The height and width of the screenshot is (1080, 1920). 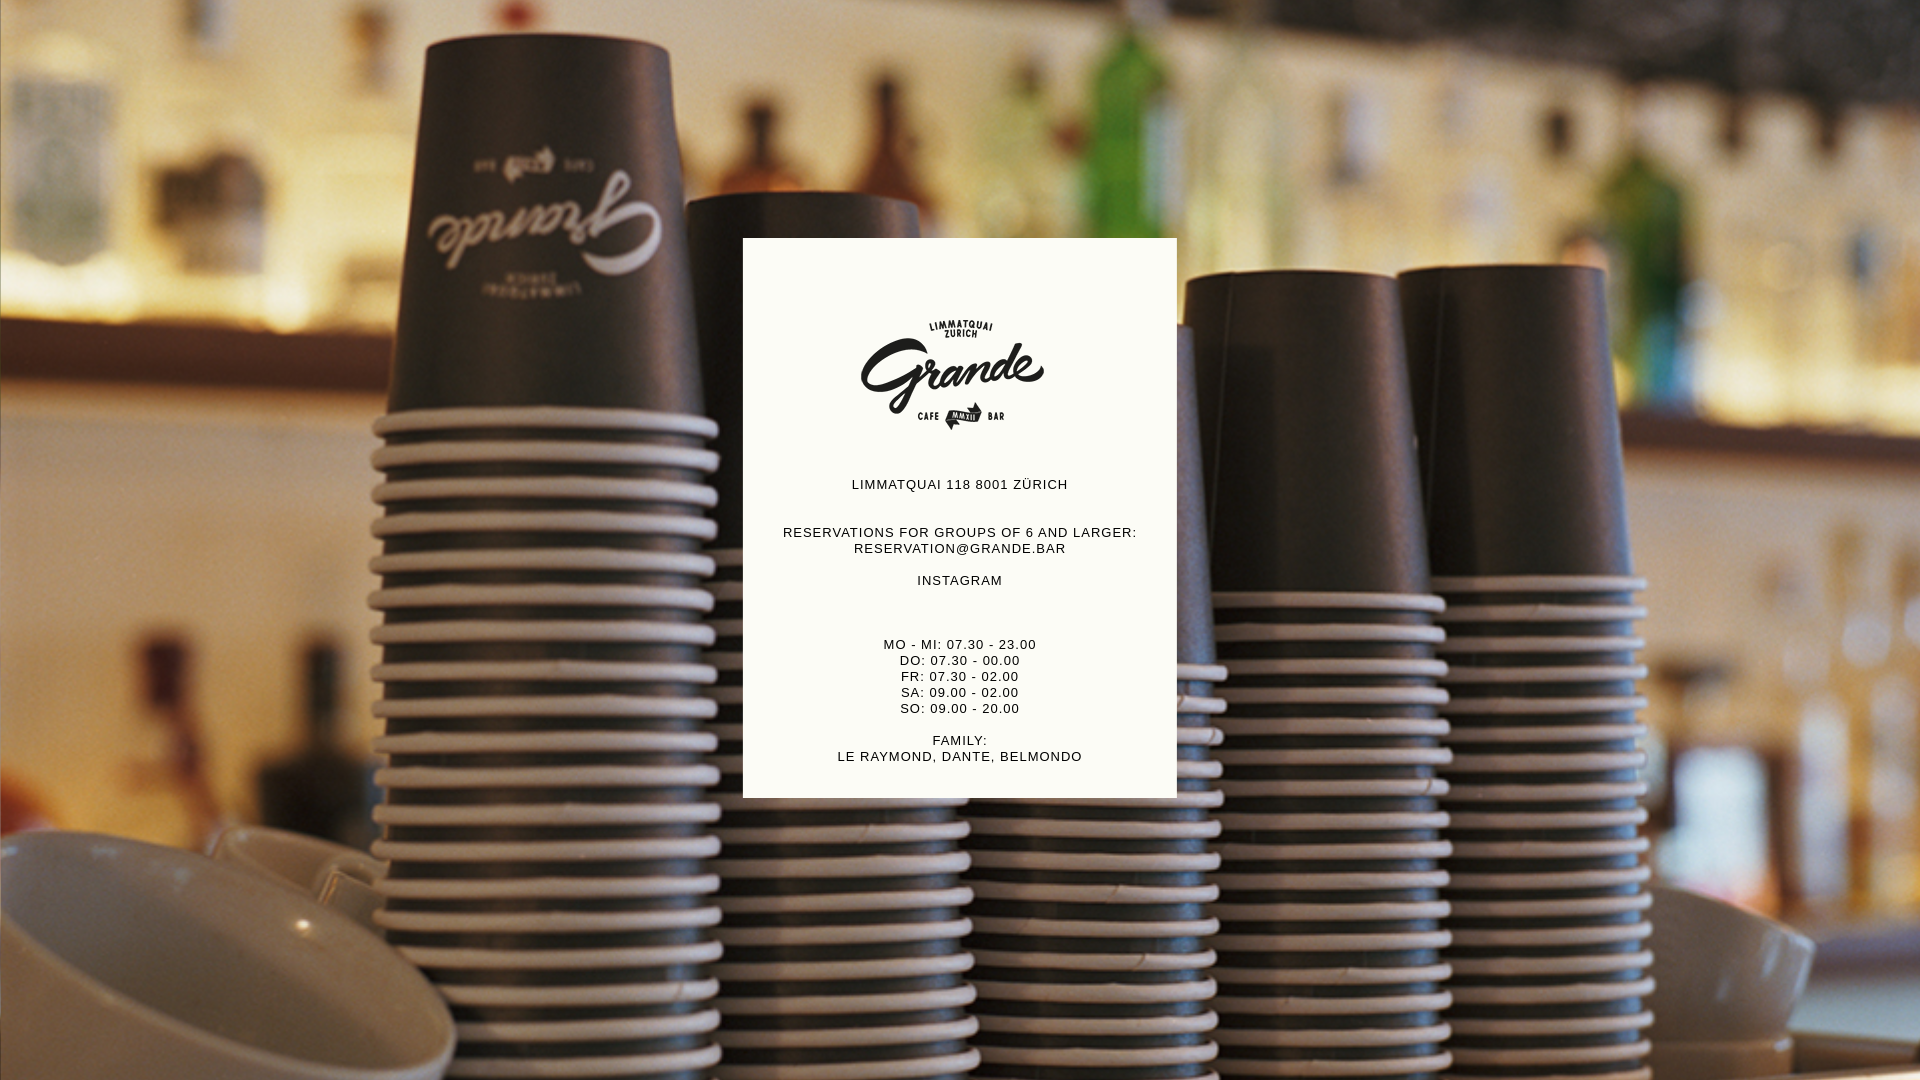 I want to click on 'DANTE', so click(x=966, y=756).